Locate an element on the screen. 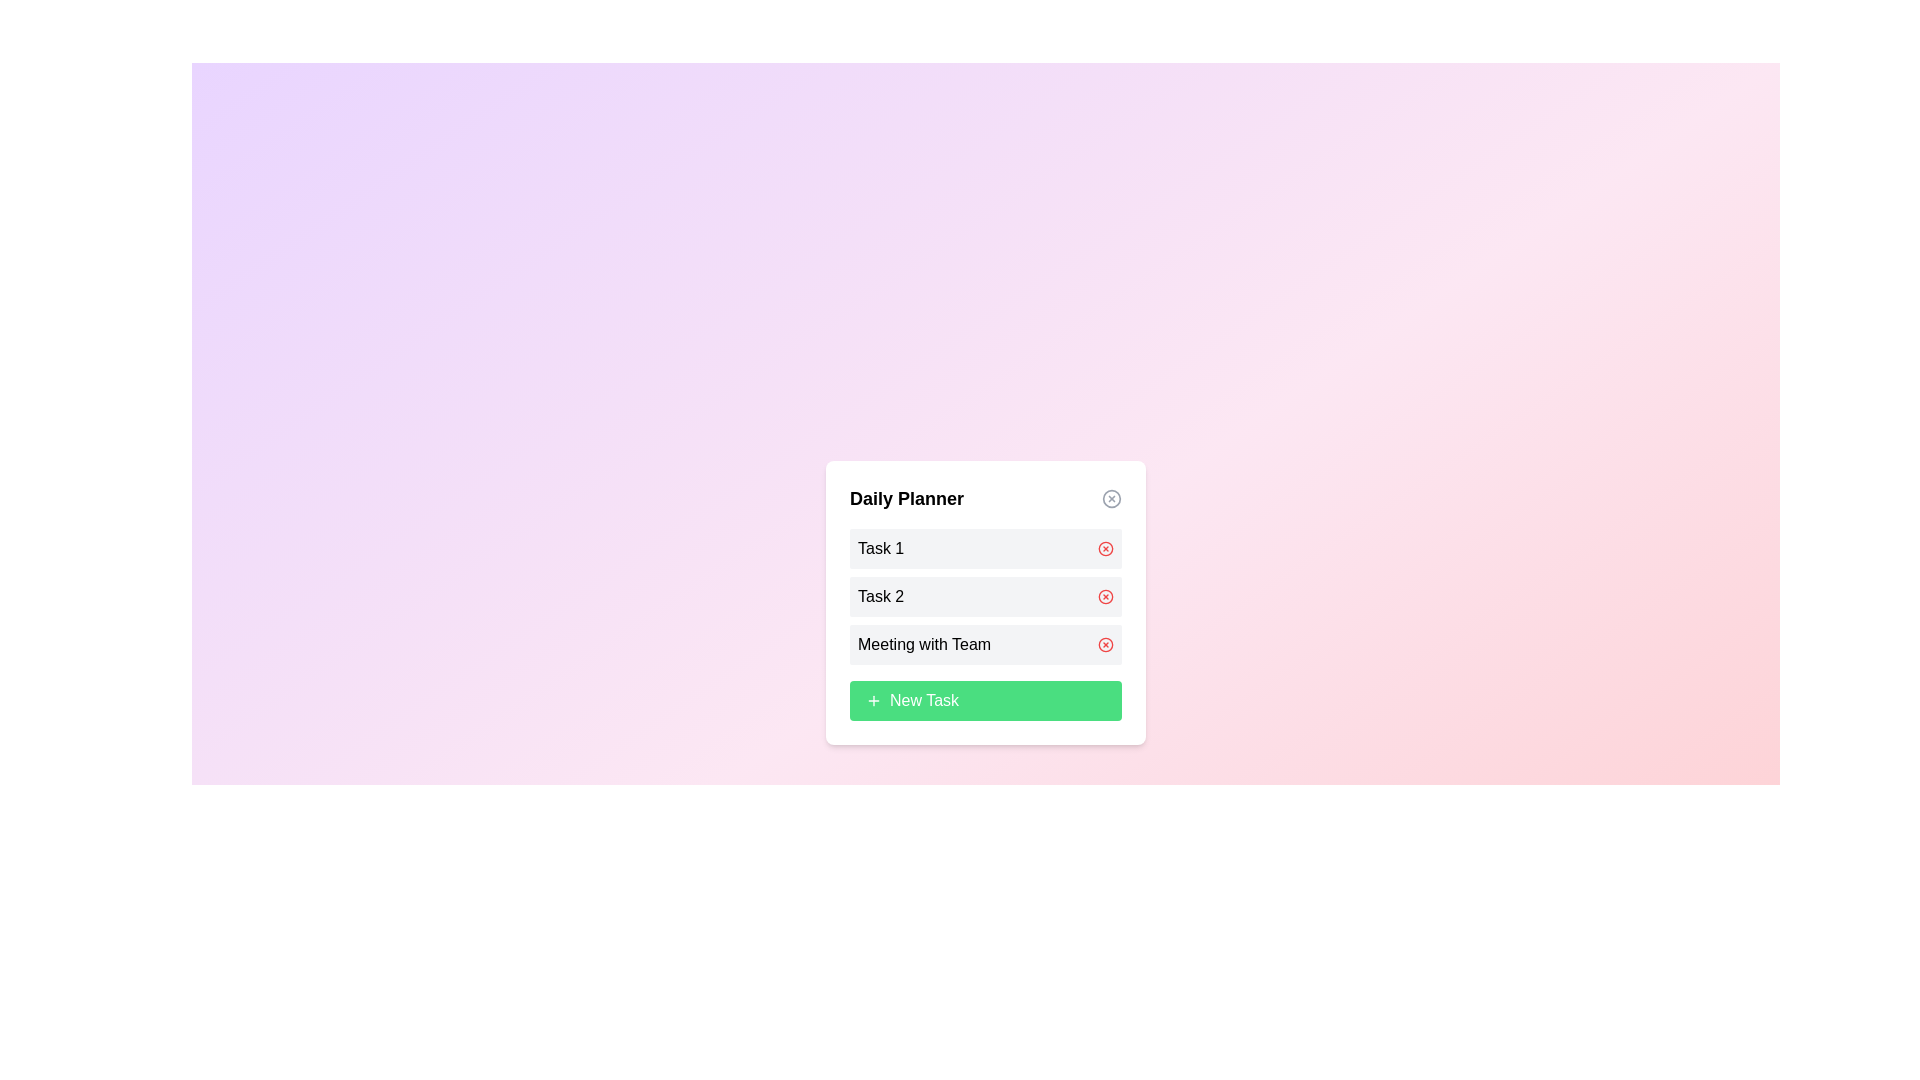 This screenshot has height=1080, width=1920. the dialog title to inspect its content is located at coordinates (985, 497).